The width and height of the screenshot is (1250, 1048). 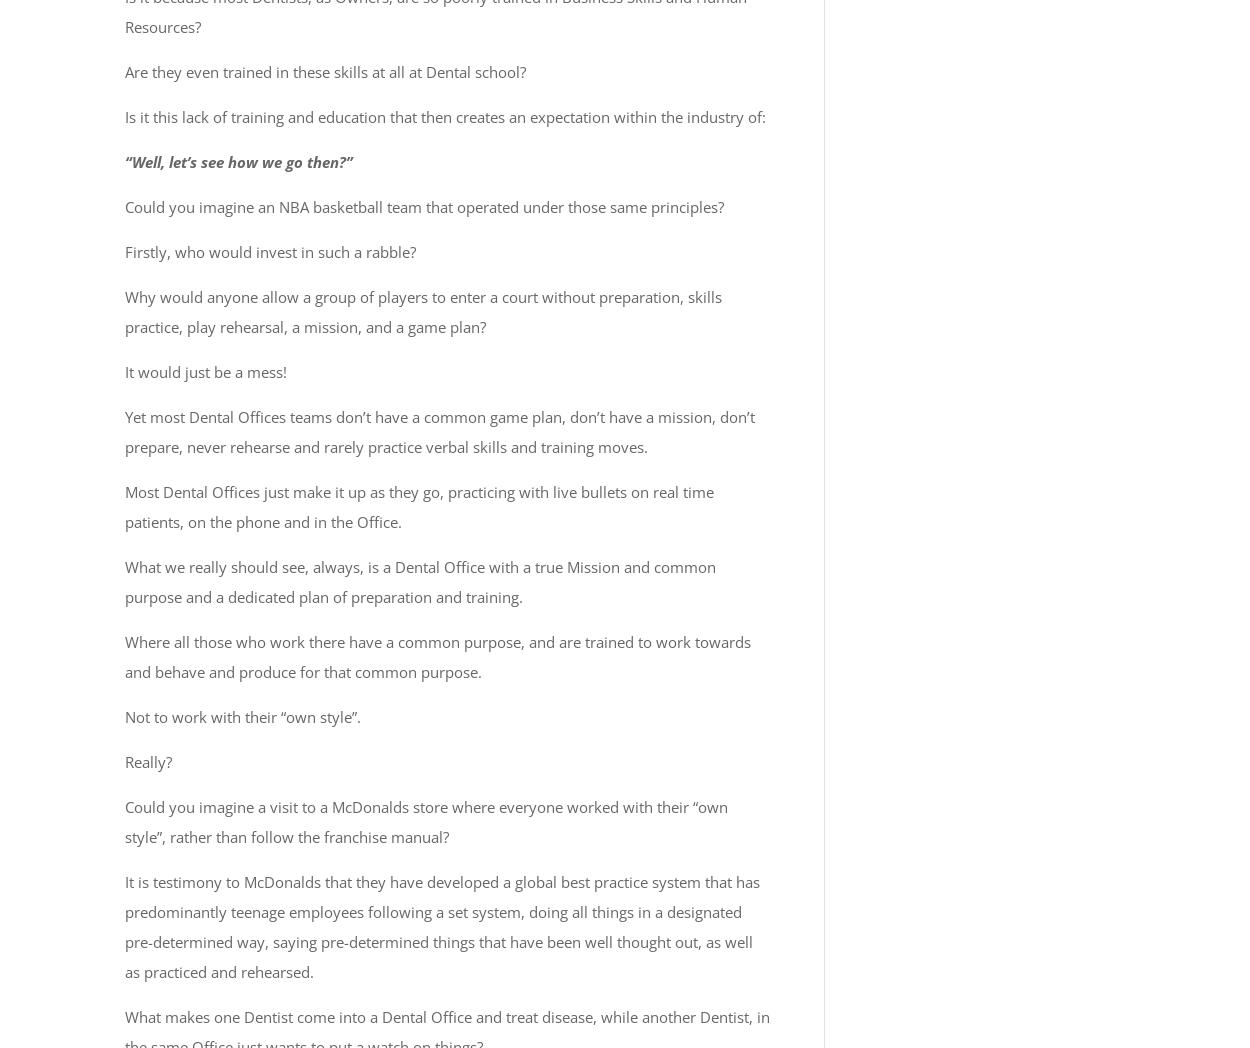 What do you see at coordinates (242, 716) in the screenshot?
I see `'Not to work with their “own style”.'` at bounding box center [242, 716].